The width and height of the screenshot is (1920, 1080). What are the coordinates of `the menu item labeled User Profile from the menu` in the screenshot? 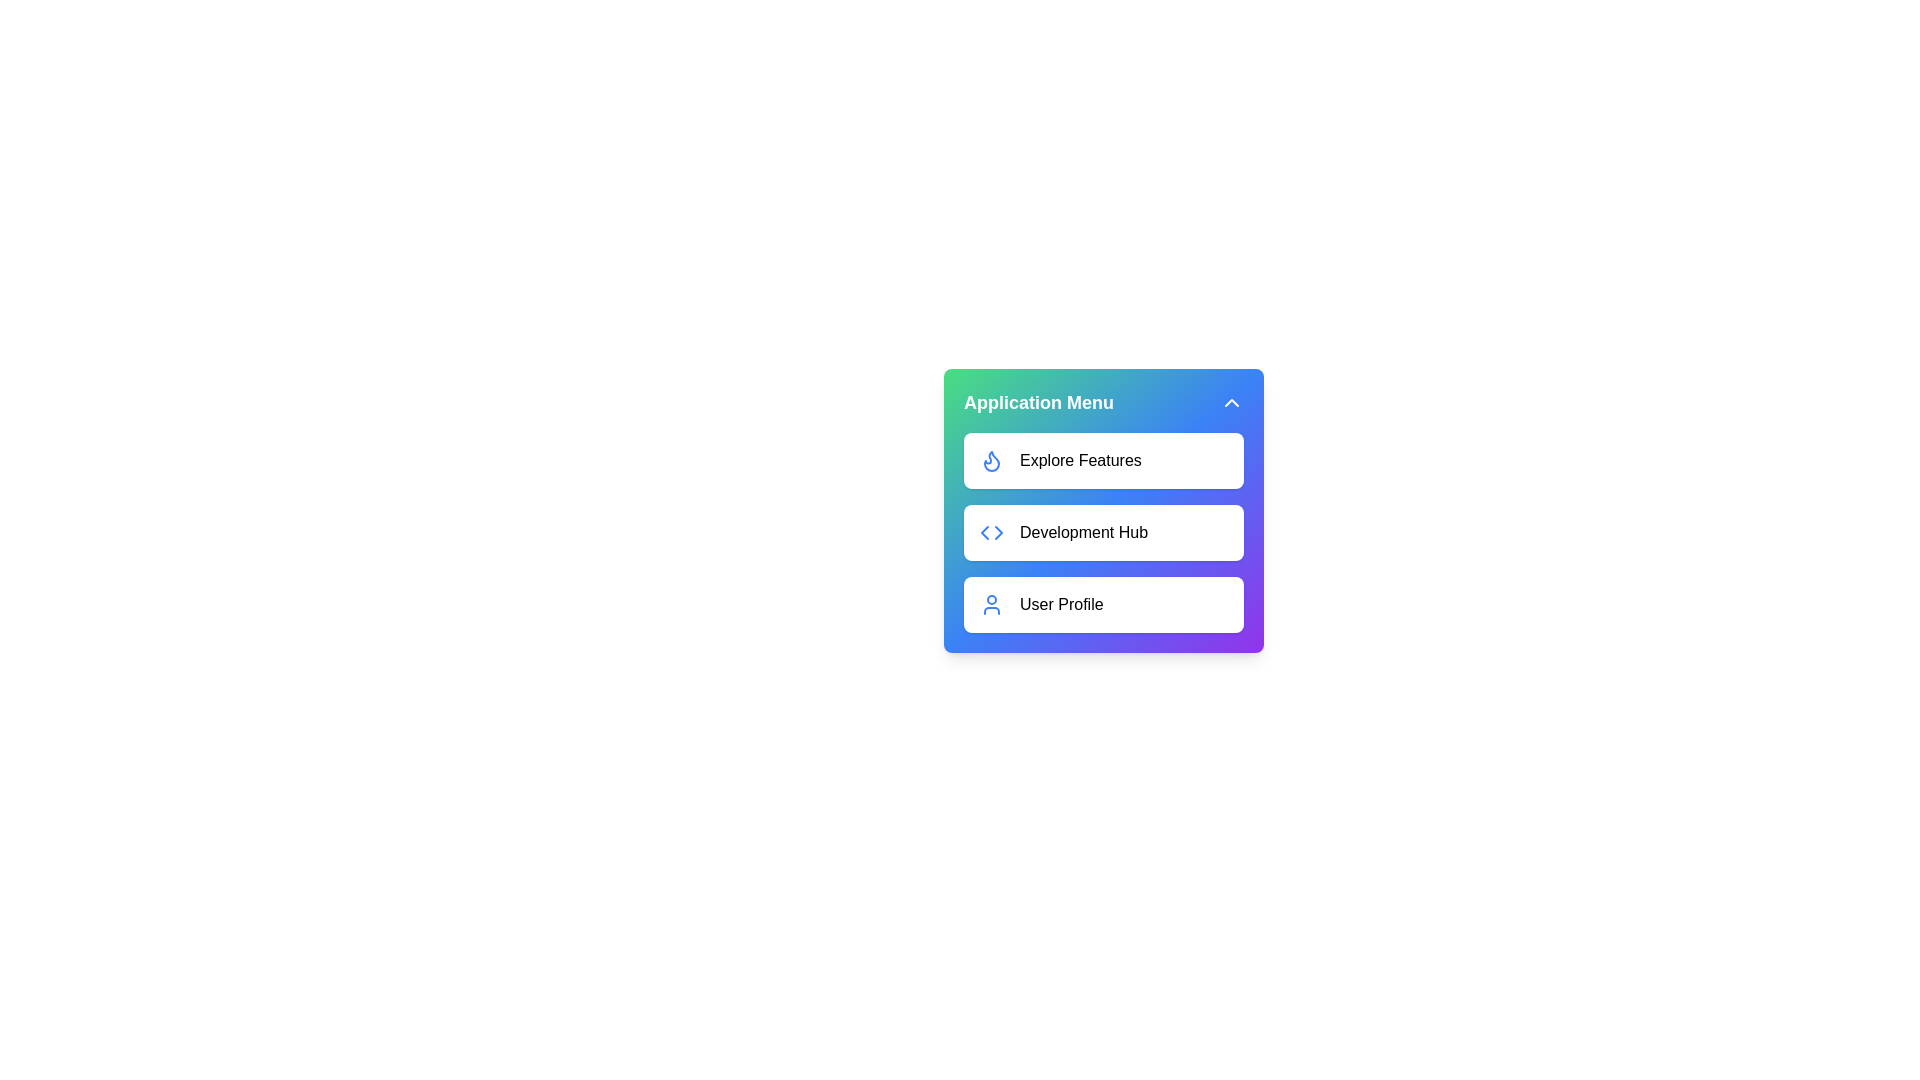 It's located at (1103, 604).